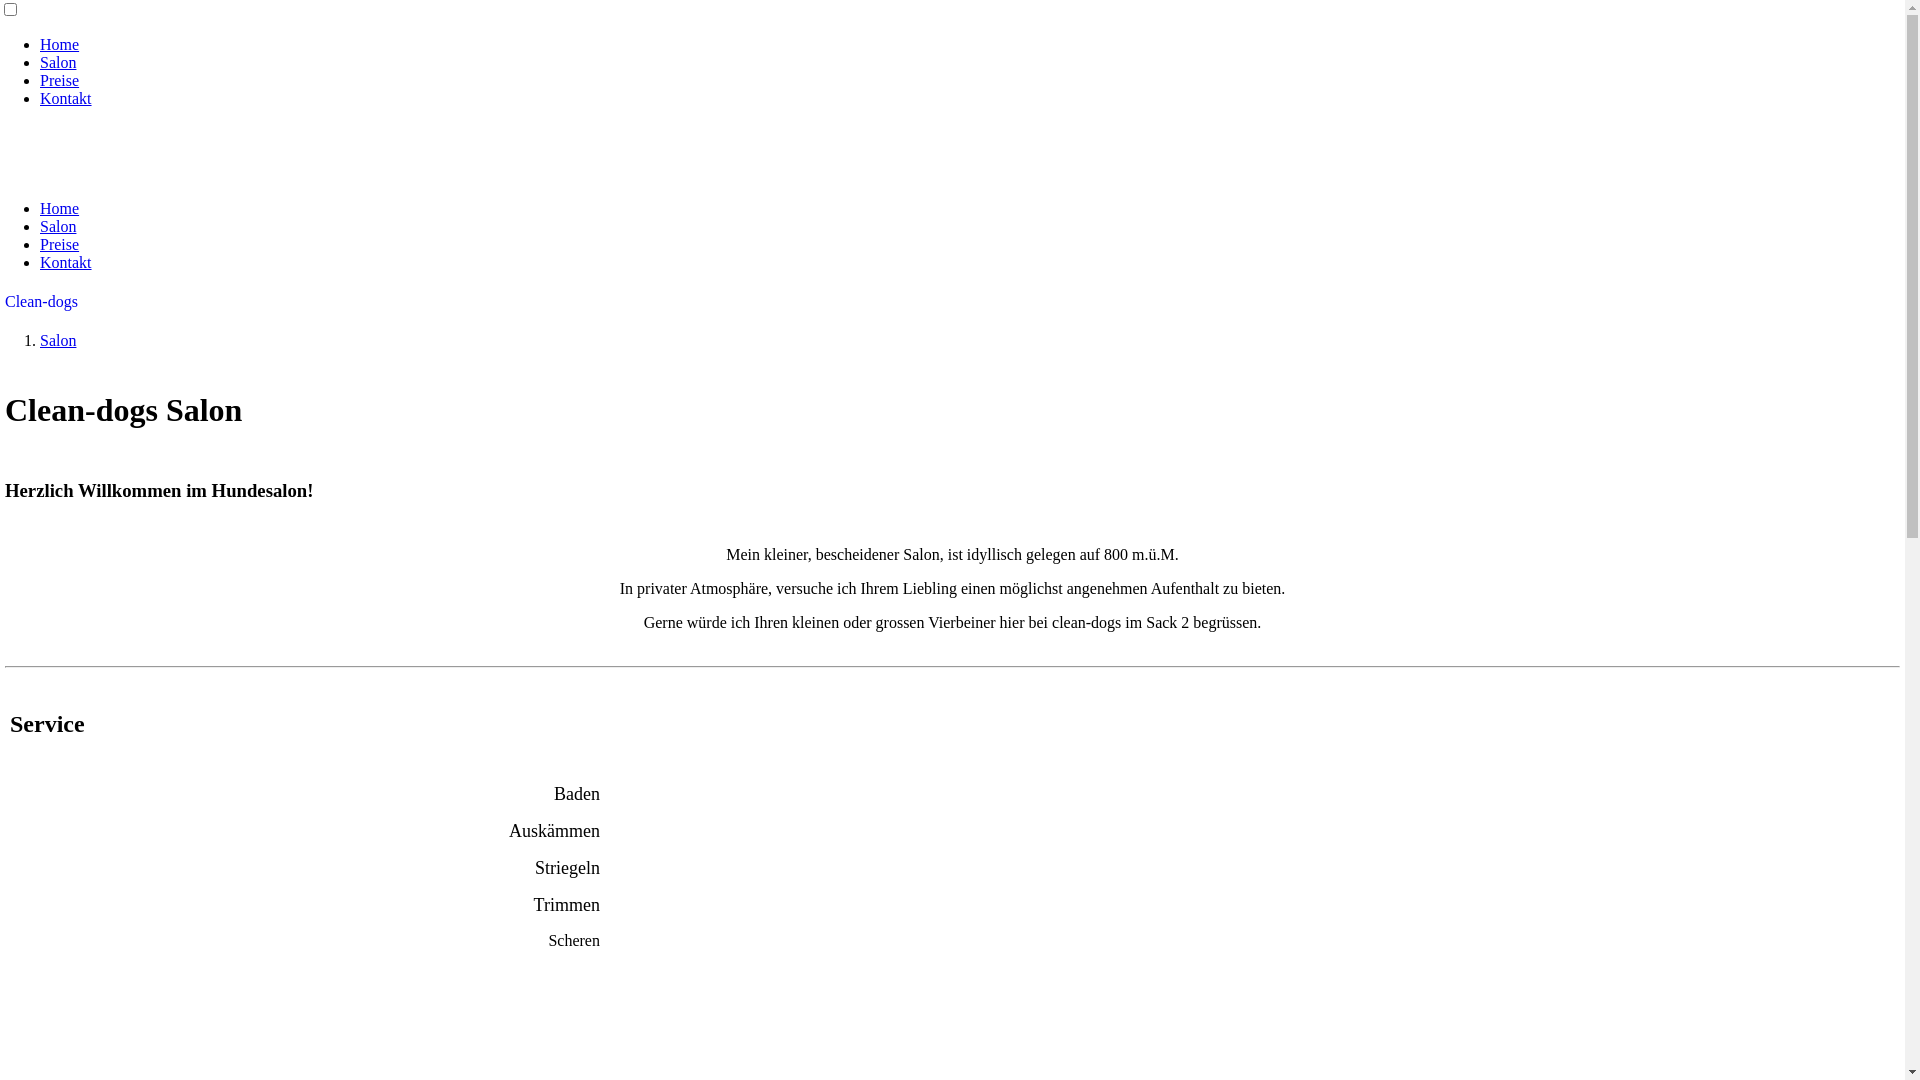 The height and width of the screenshot is (1080, 1920). I want to click on 'Salon', so click(57, 339).